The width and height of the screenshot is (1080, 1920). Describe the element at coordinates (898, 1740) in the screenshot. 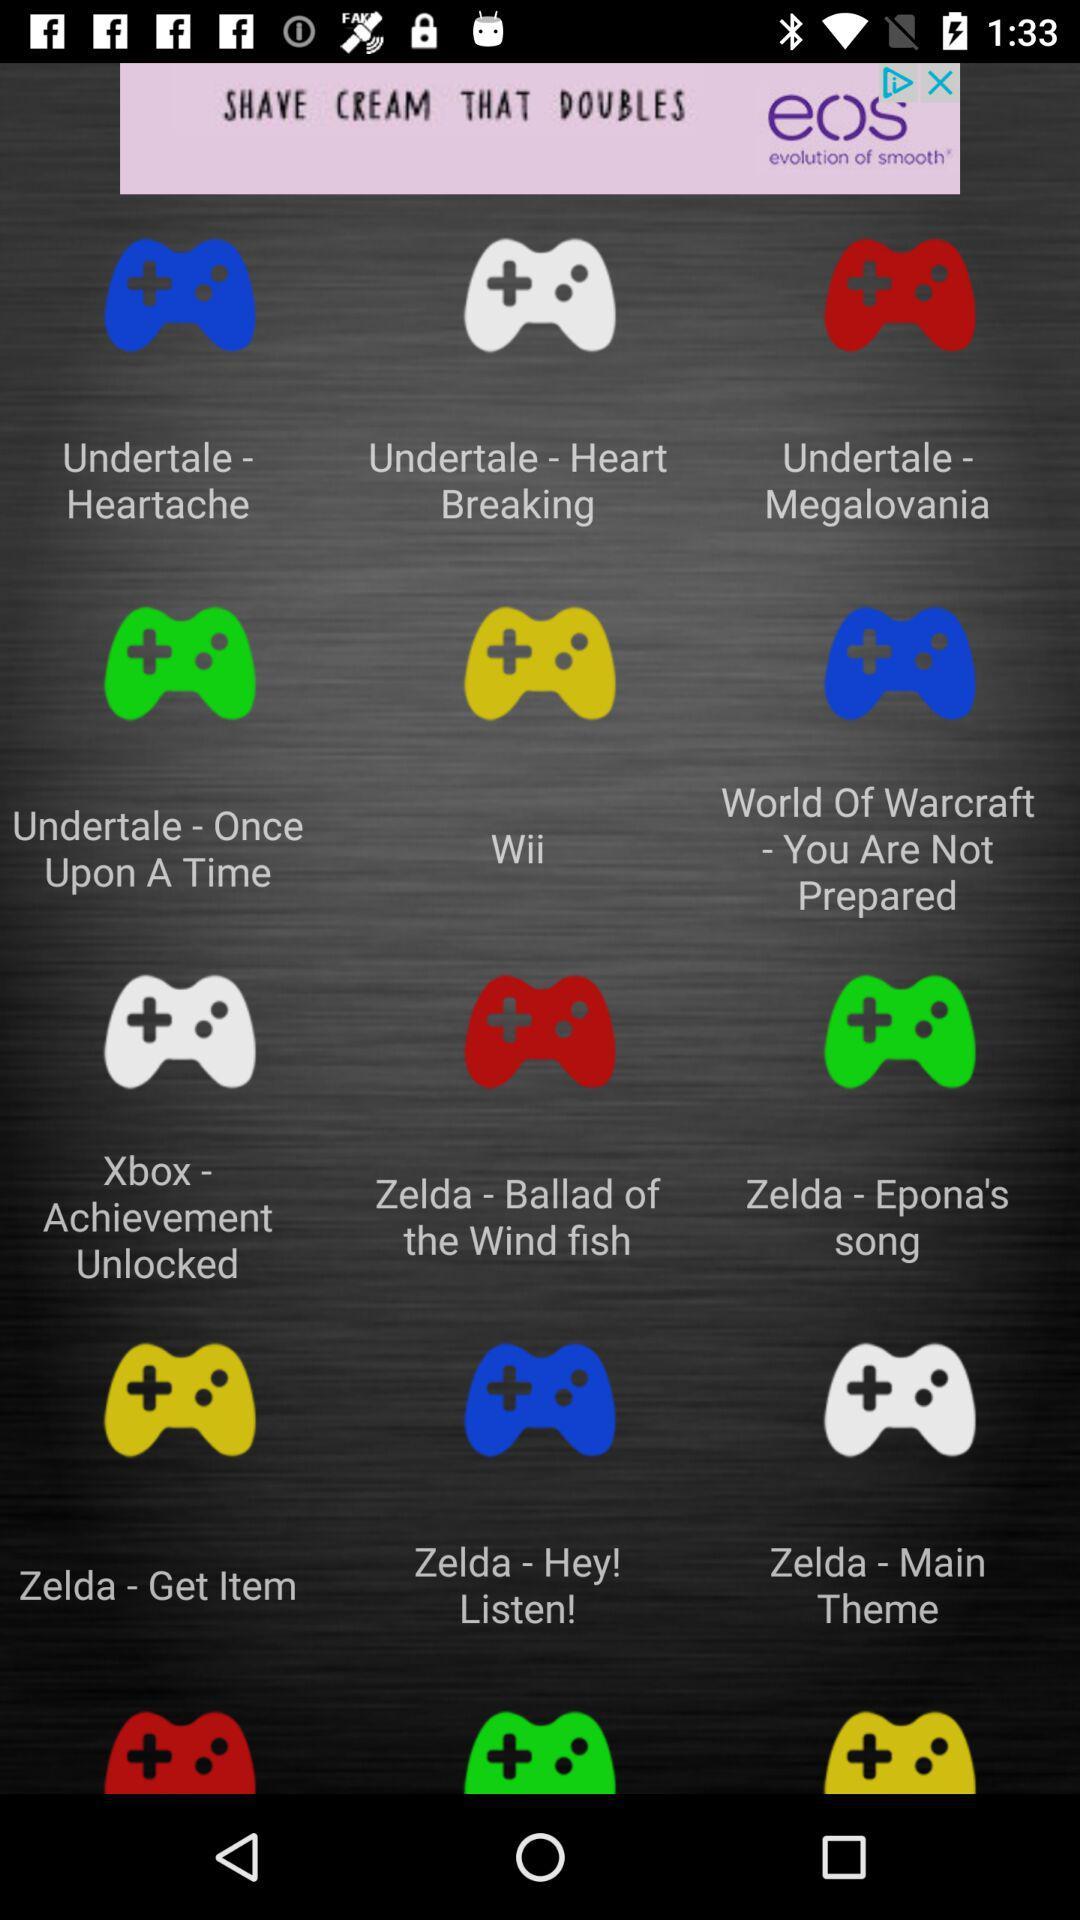

I see `one of the theme for playing video games` at that location.